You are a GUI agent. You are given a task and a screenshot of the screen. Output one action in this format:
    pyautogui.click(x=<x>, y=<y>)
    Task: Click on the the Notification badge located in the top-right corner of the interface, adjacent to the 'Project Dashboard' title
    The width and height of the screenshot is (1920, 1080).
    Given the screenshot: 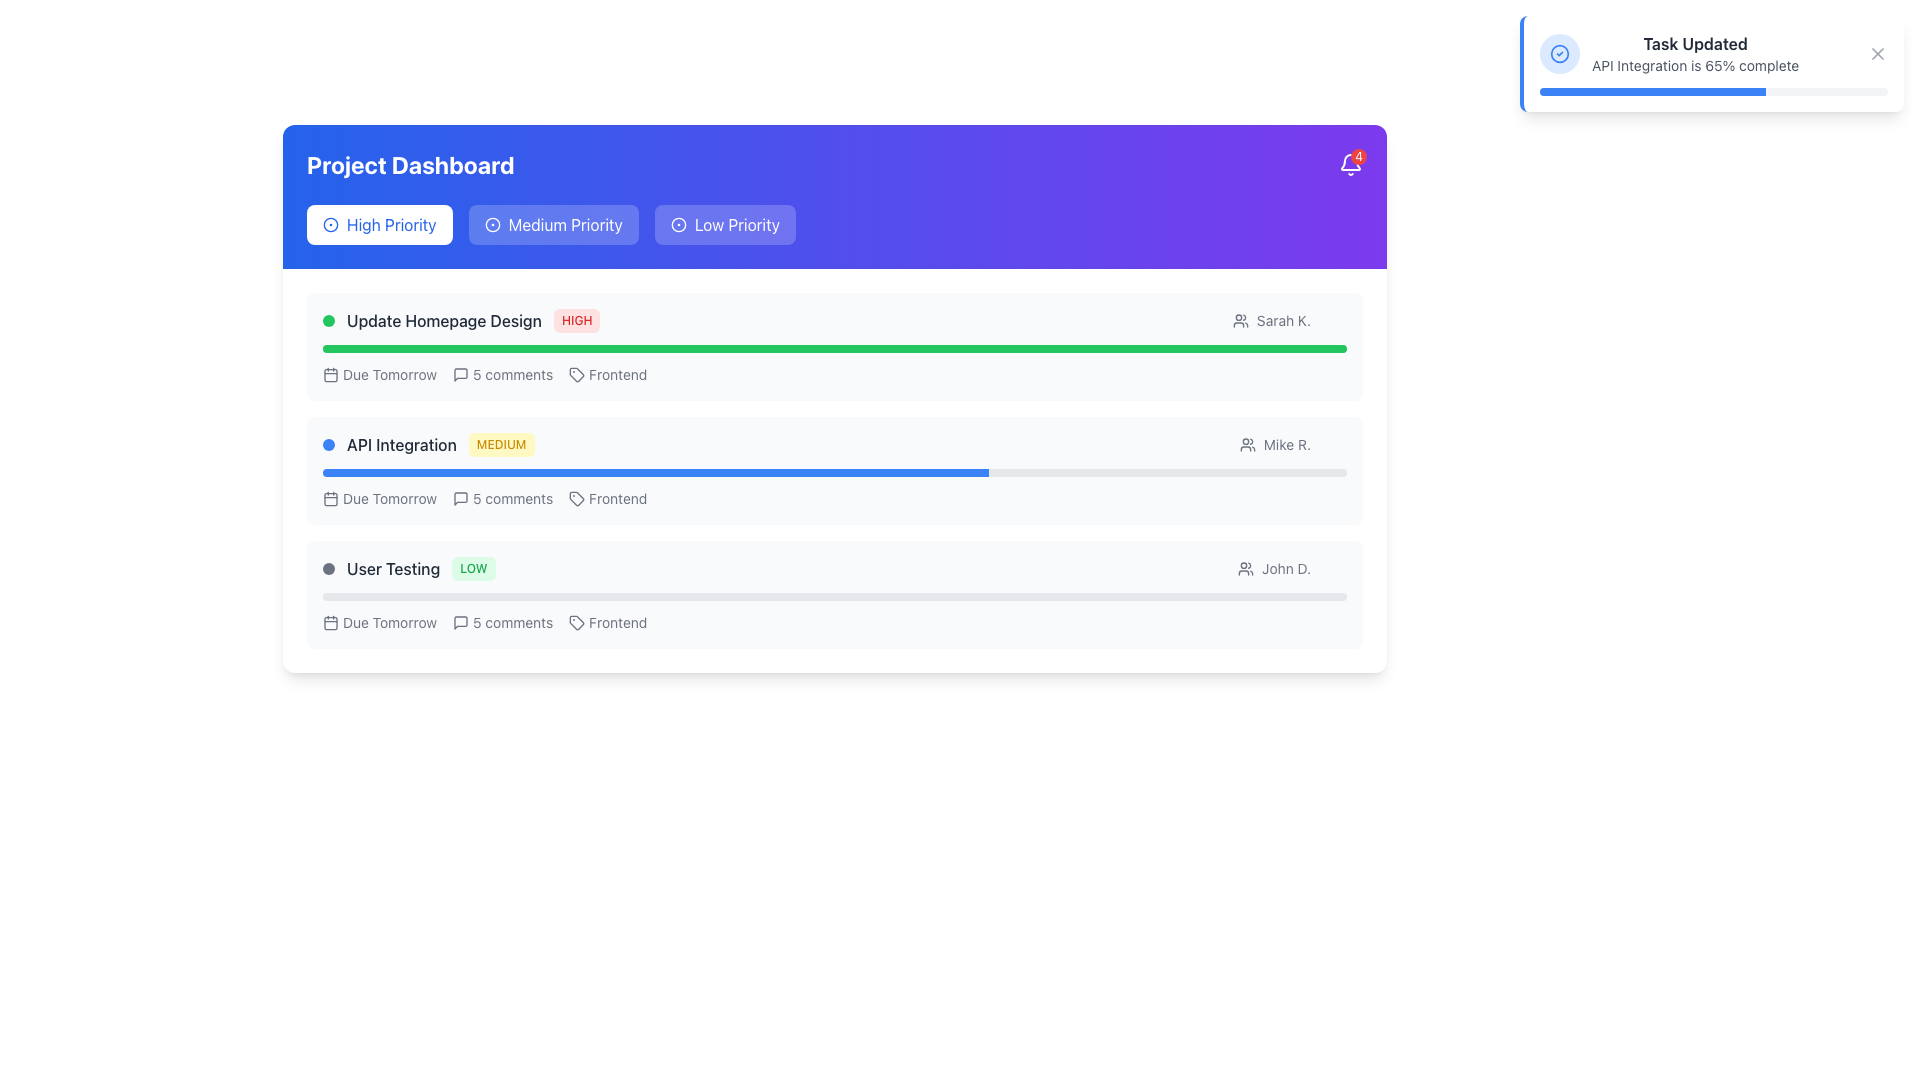 What is the action you would take?
    pyautogui.click(x=1350, y=164)
    